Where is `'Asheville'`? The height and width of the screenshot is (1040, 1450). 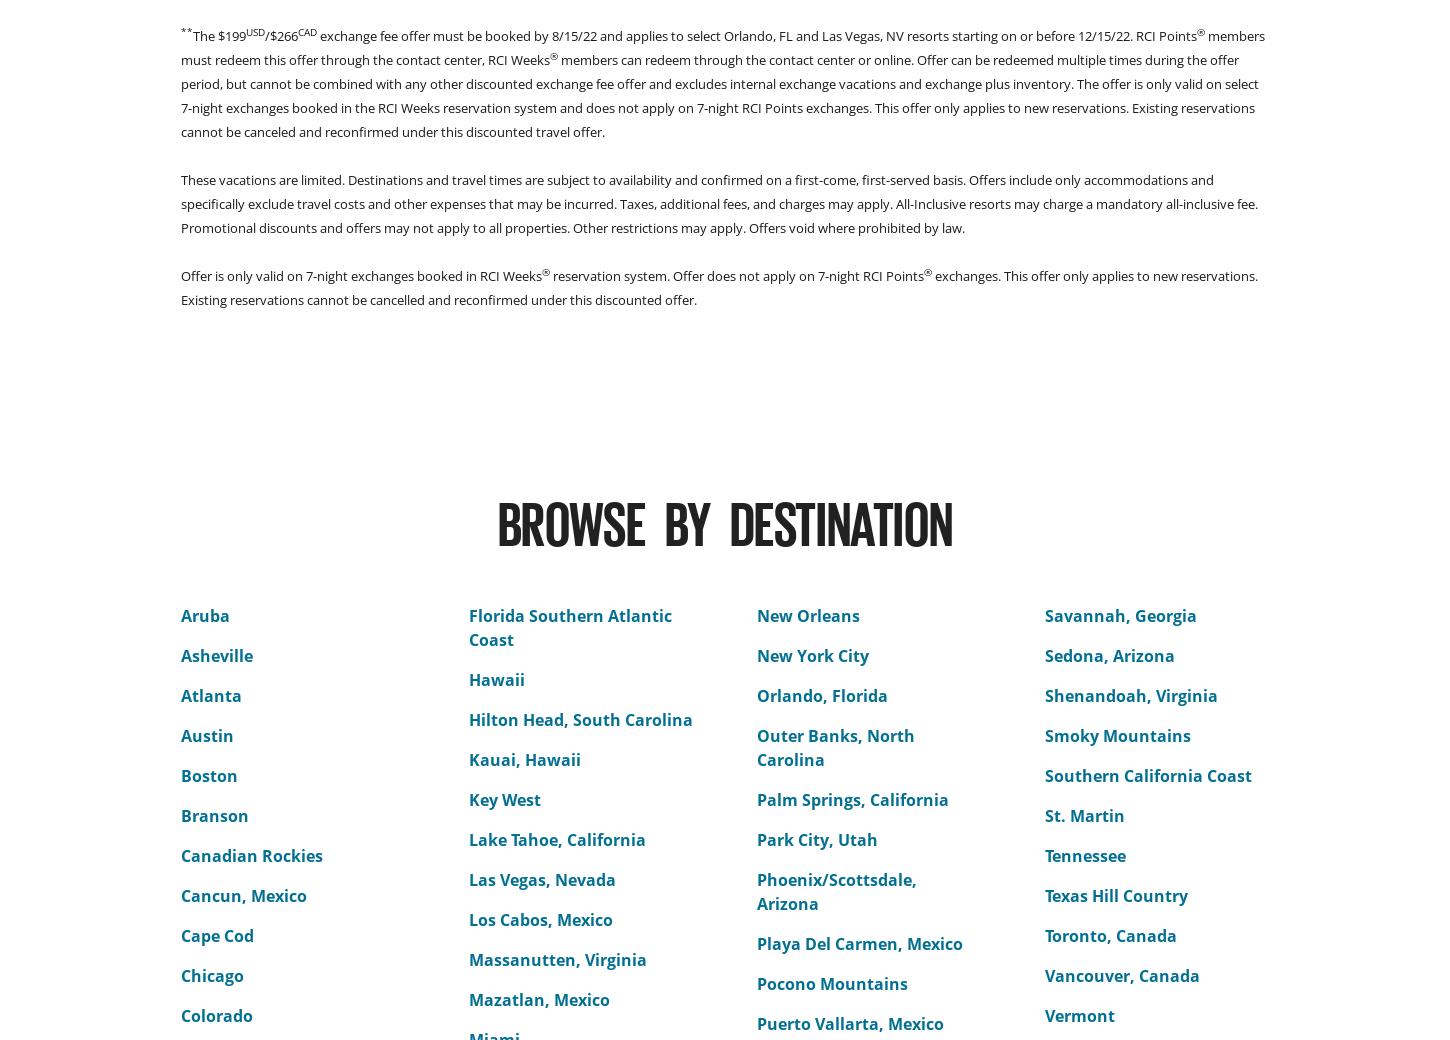
'Asheville' is located at coordinates (216, 656).